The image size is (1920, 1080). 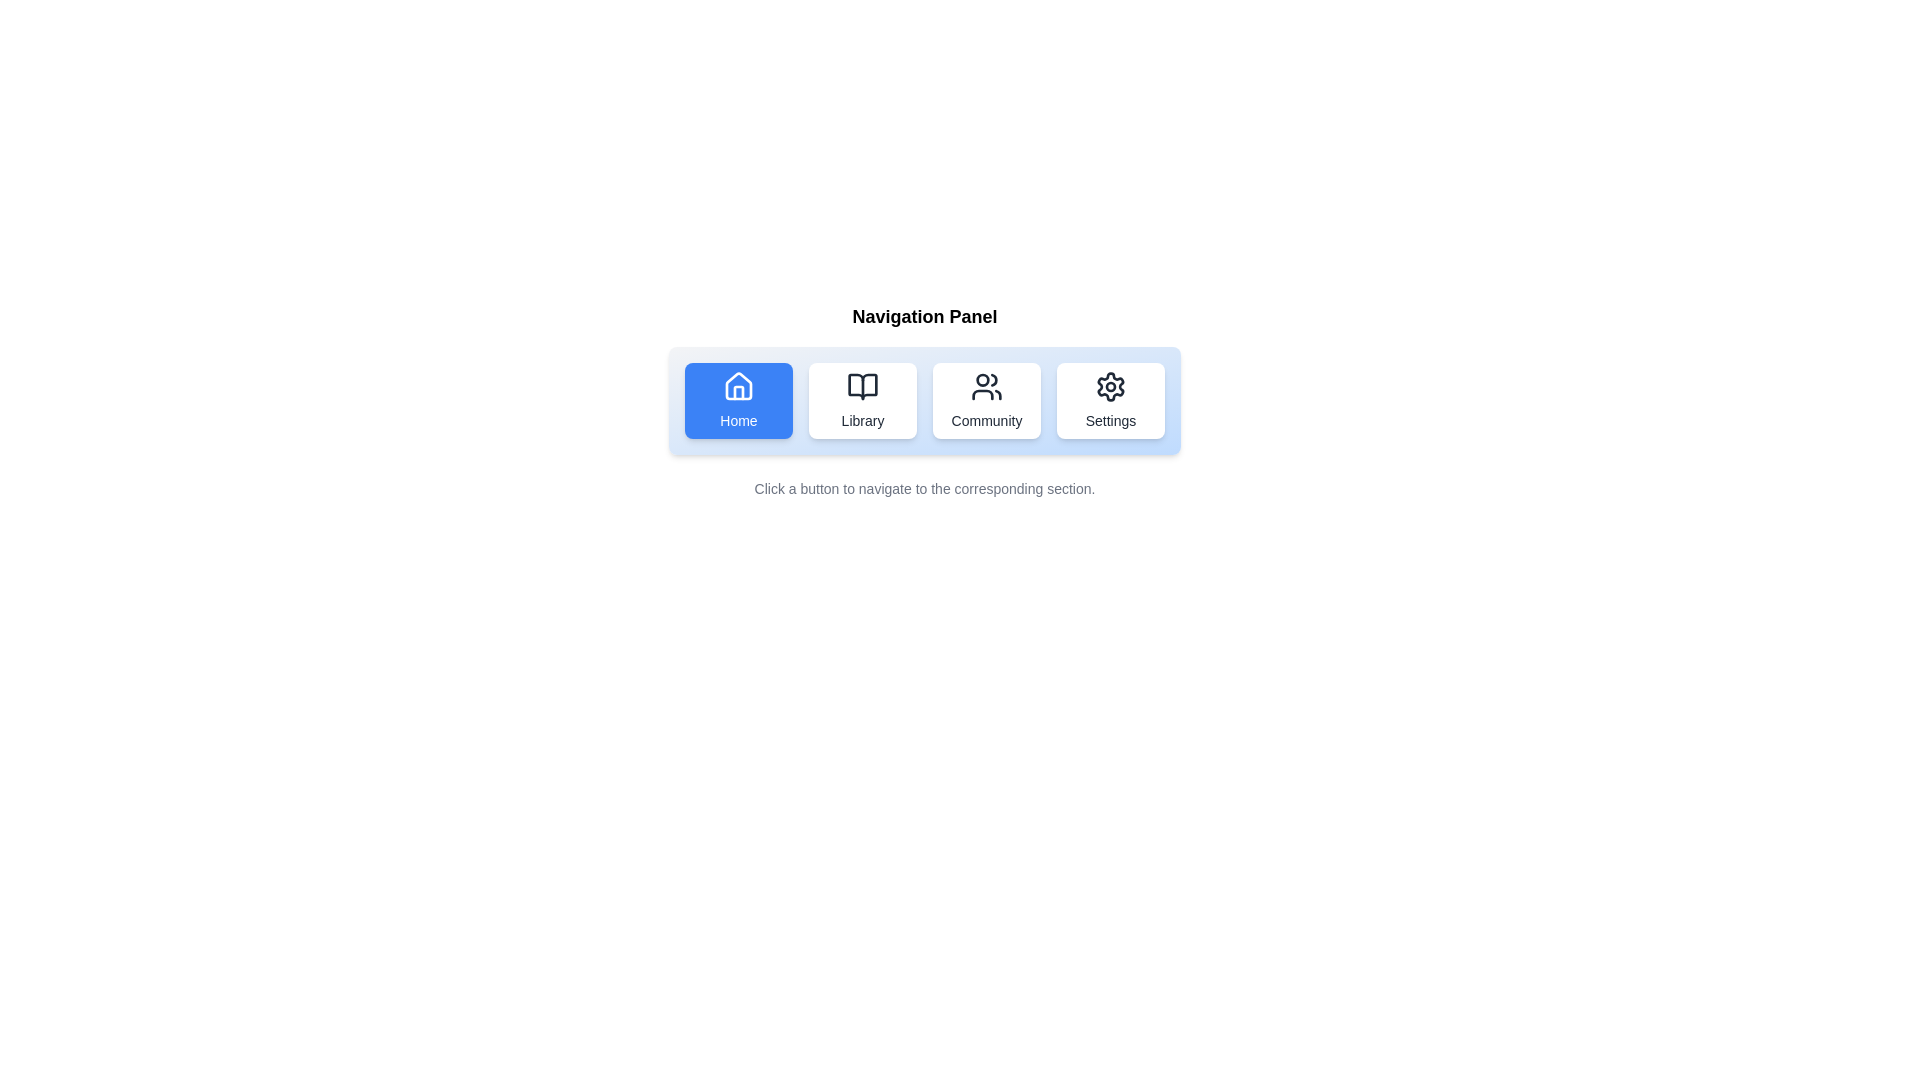 What do you see at coordinates (863, 401) in the screenshot?
I see `the second button in the navigation panel that redirects to the 'Library' section` at bounding box center [863, 401].